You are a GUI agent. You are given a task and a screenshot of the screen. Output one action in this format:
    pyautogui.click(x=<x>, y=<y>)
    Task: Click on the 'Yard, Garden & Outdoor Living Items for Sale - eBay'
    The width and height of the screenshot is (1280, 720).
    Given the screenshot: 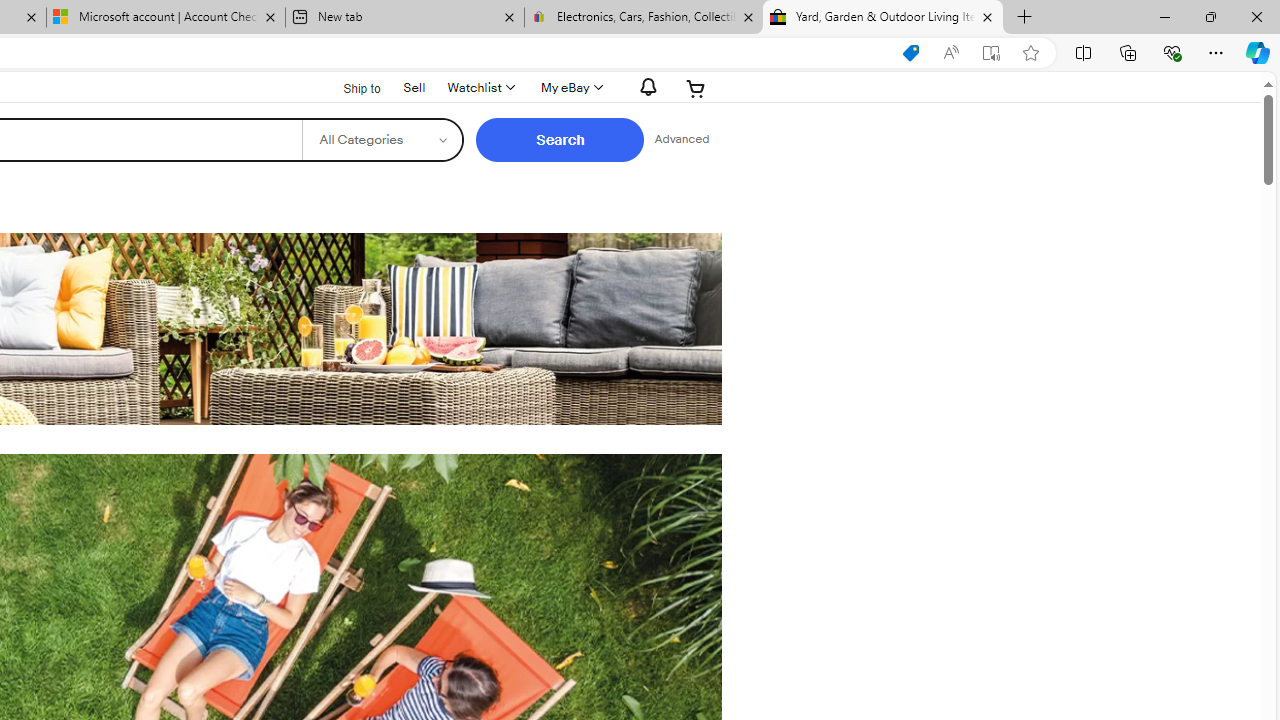 What is the action you would take?
    pyautogui.click(x=882, y=17)
    